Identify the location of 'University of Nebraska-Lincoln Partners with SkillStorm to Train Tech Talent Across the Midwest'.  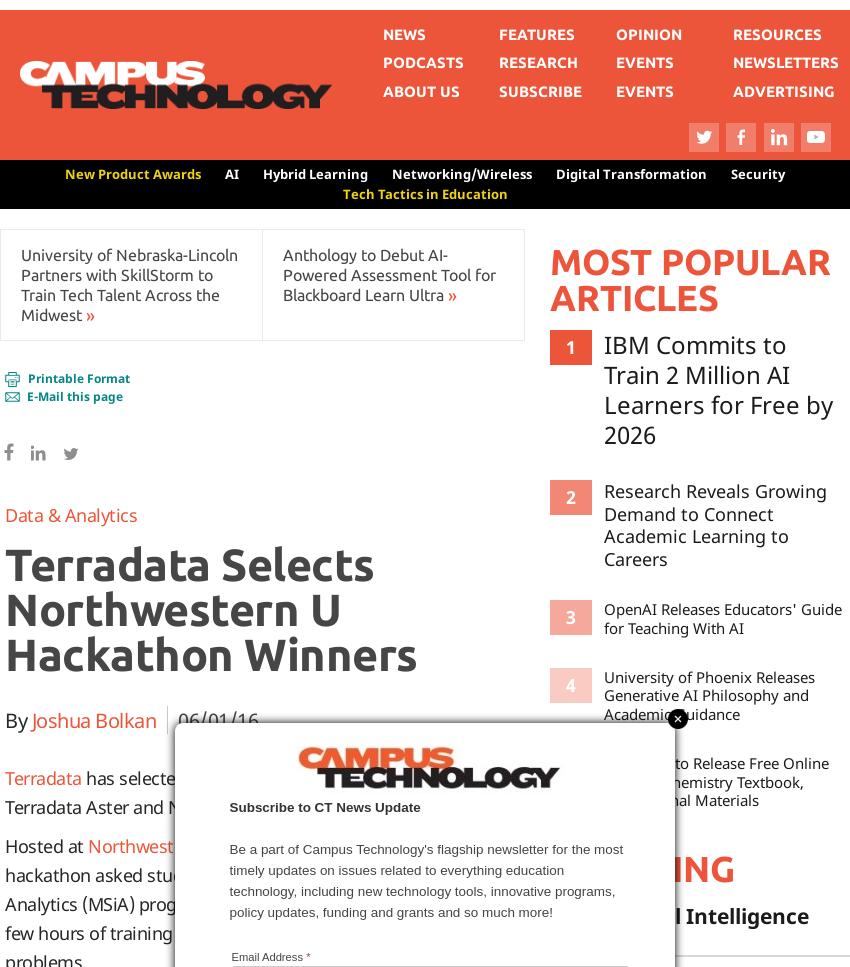
(129, 283).